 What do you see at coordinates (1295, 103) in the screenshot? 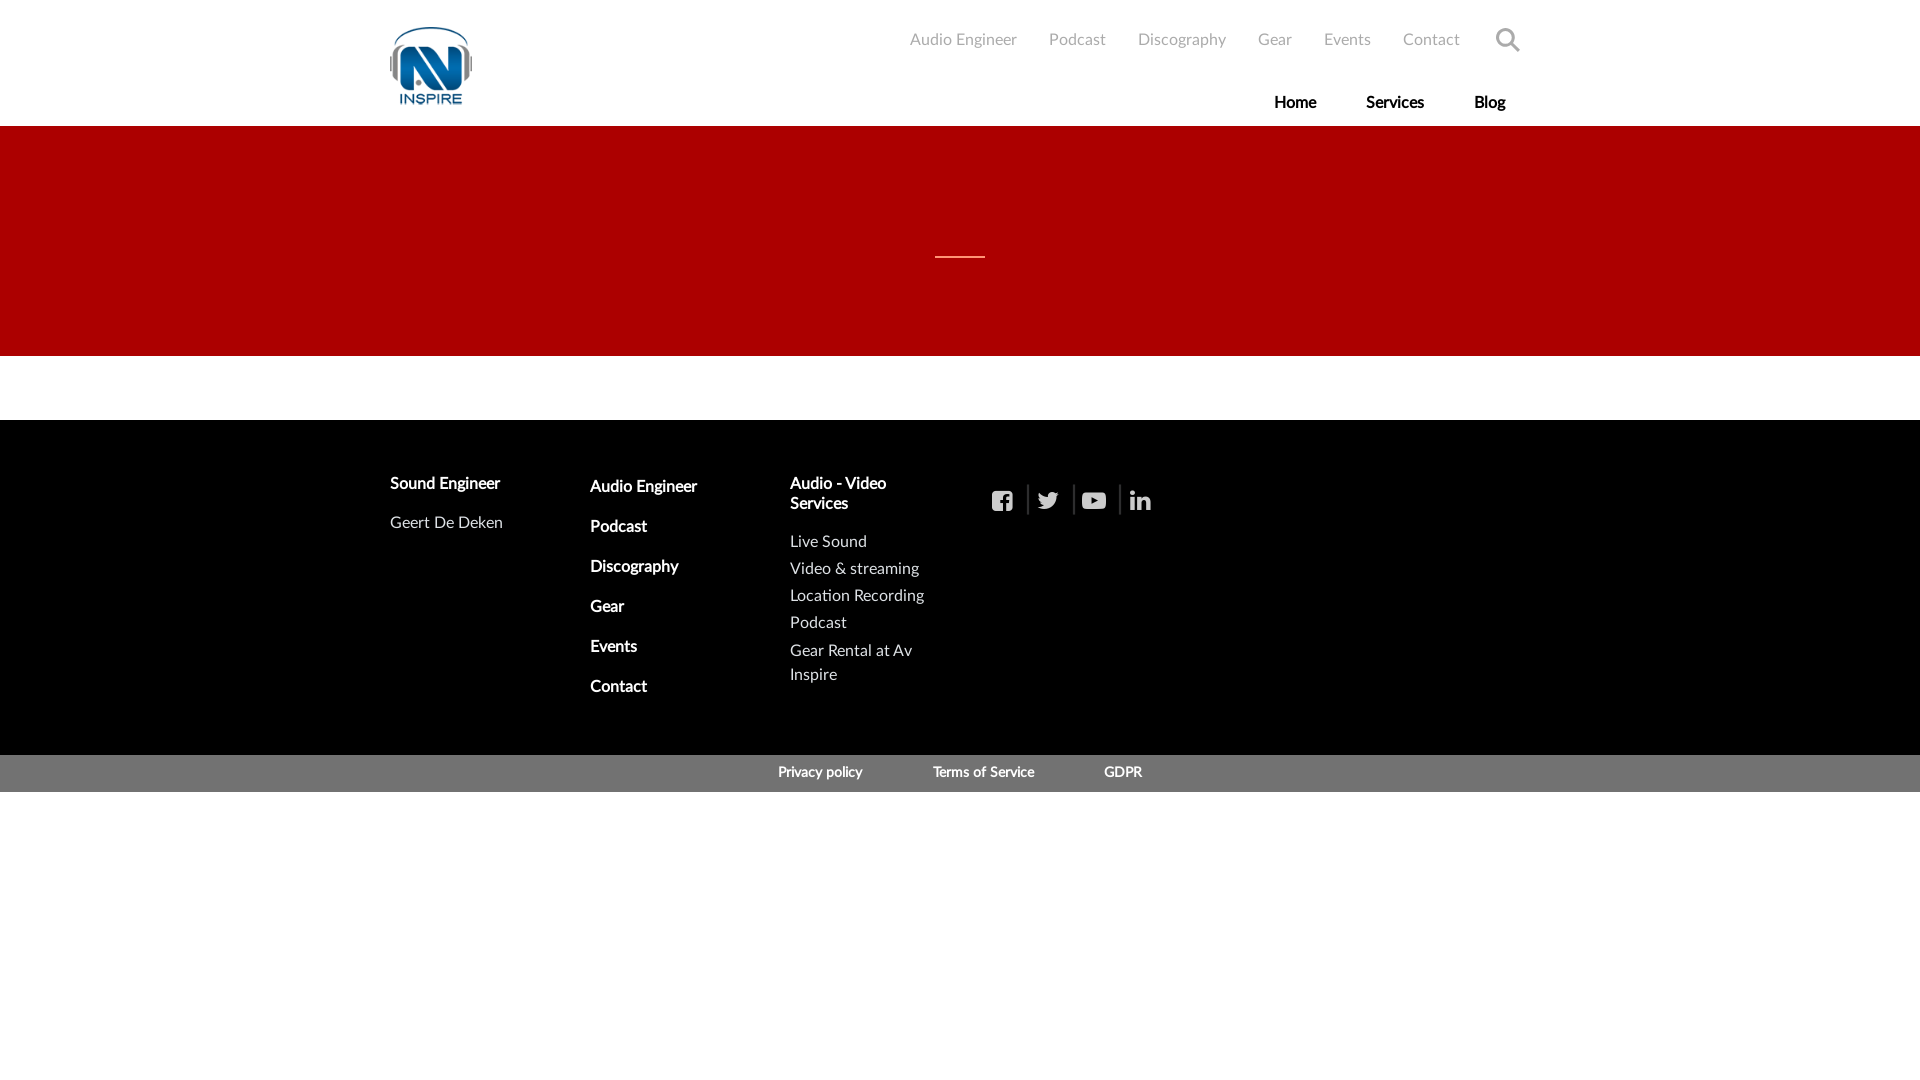
I see `'Home'` at bounding box center [1295, 103].